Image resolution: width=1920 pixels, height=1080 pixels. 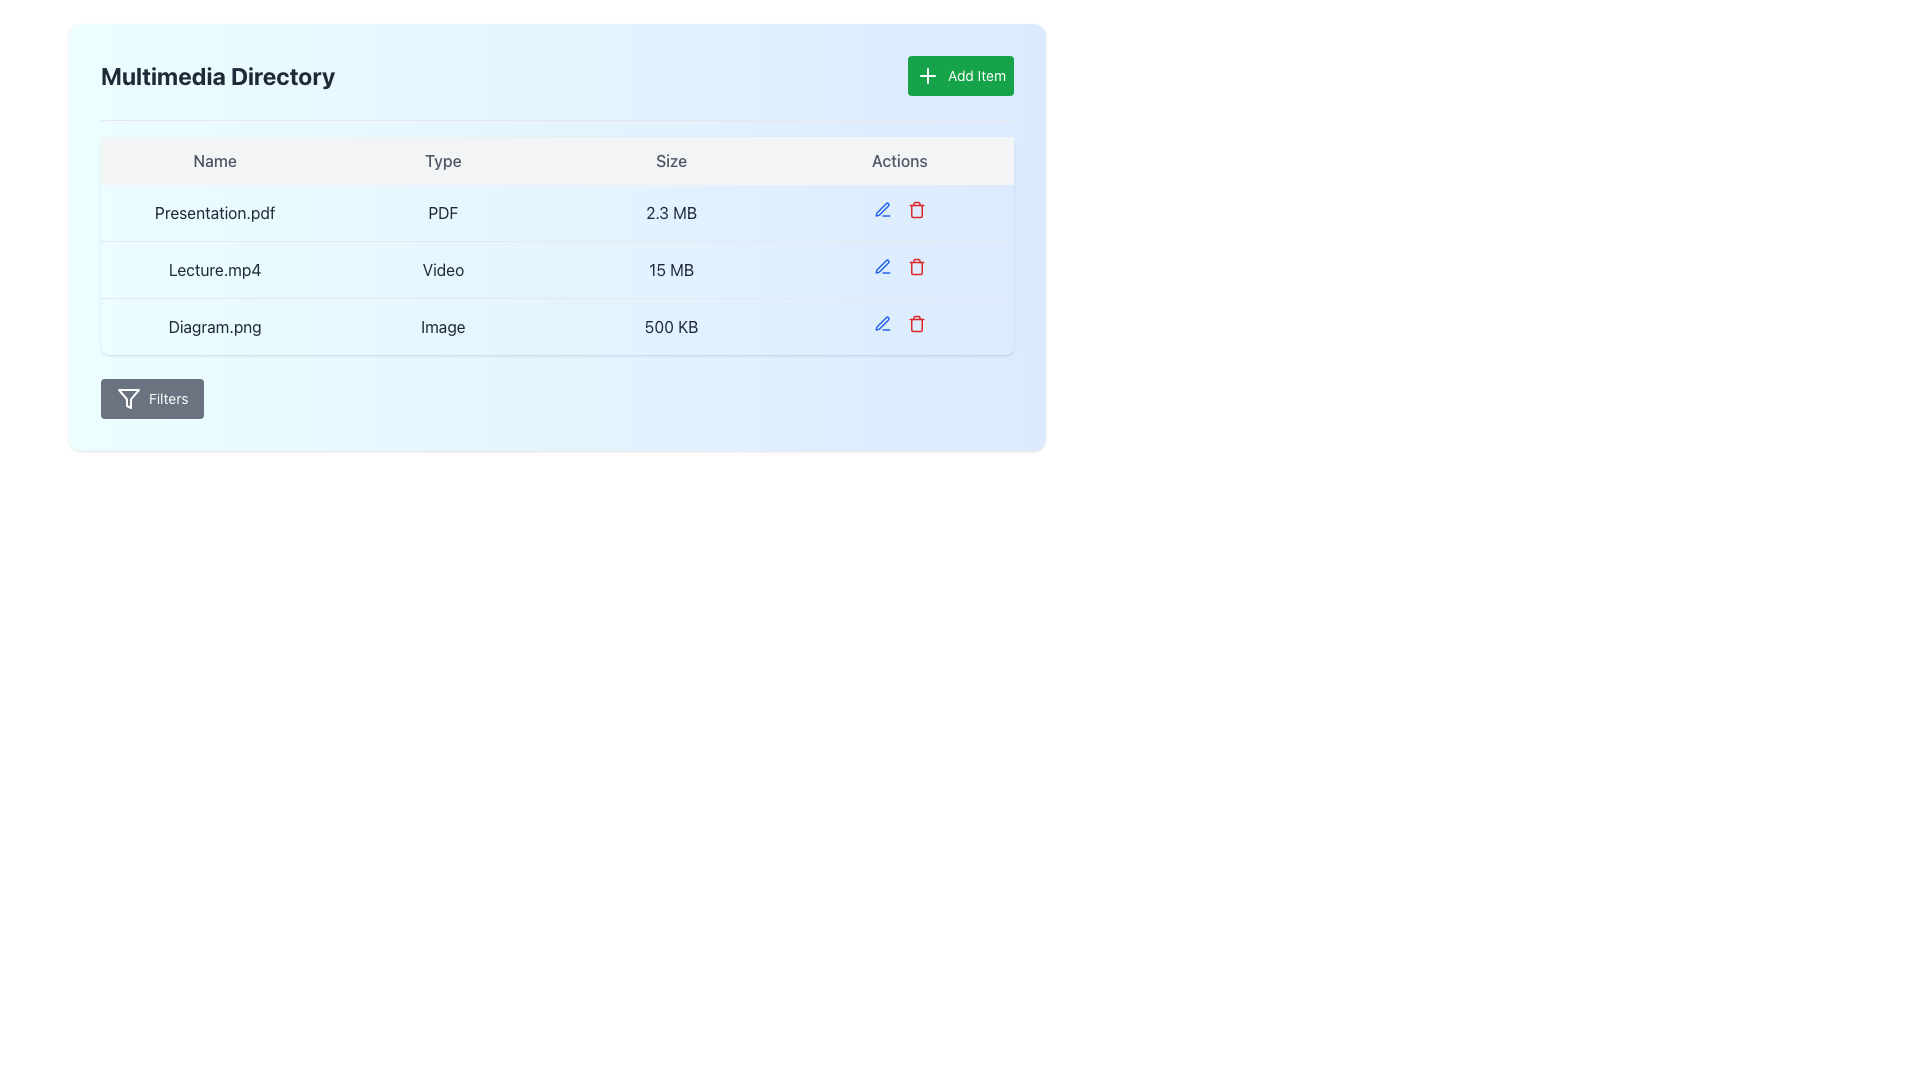 I want to click on the blue pen icon in the 'Actions' column of the multimedia directory table to initiate an edit action for the 'Diagram.png' row, so click(x=881, y=323).